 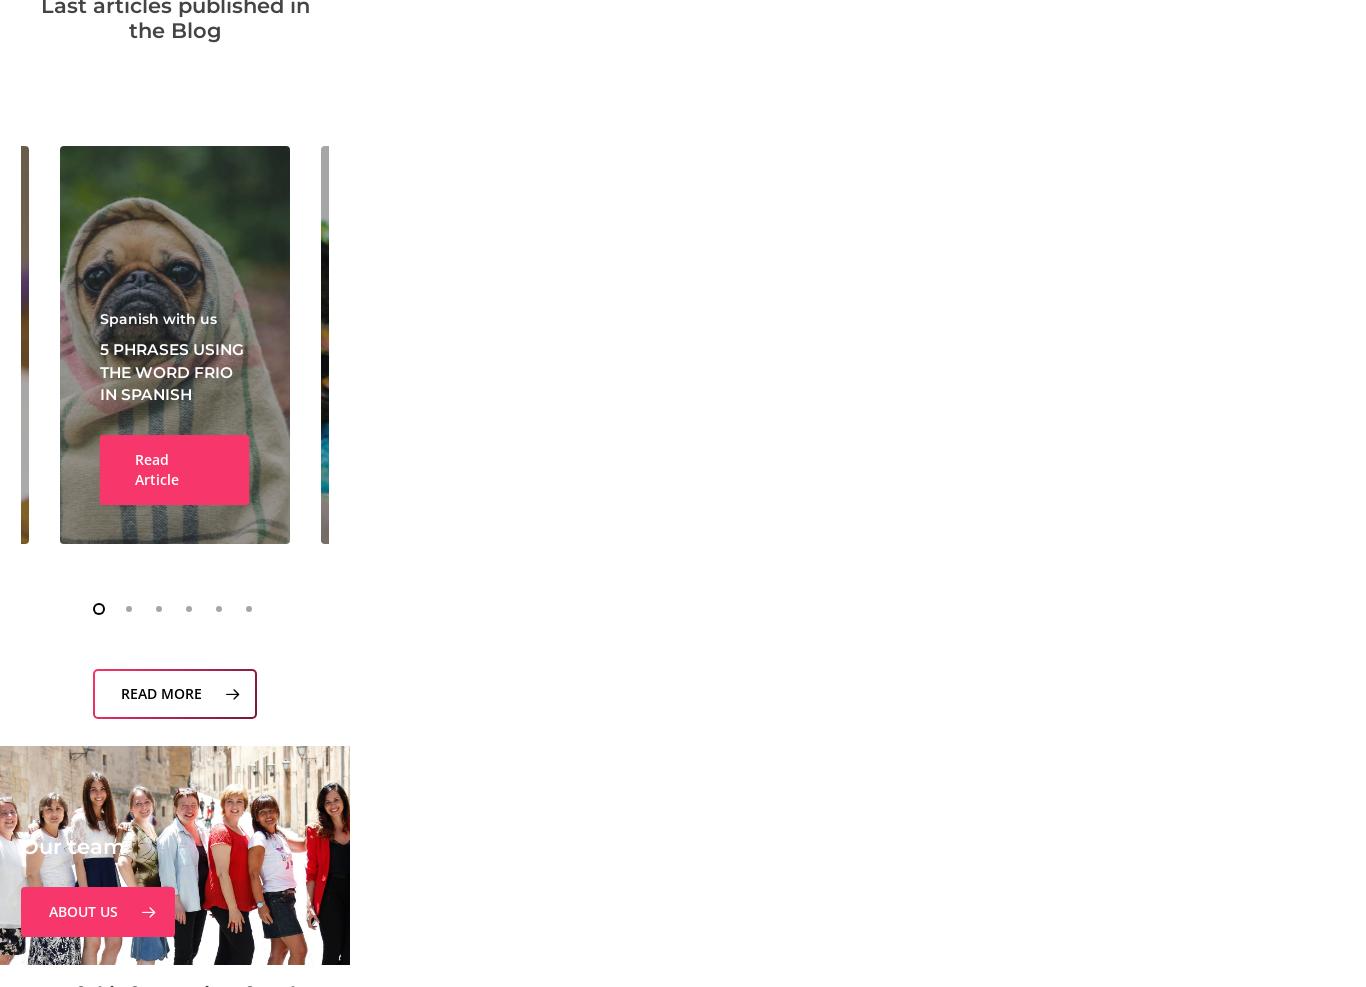 What do you see at coordinates (1141, 382) in the screenshot?
I see `'International Women’s Day'` at bounding box center [1141, 382].